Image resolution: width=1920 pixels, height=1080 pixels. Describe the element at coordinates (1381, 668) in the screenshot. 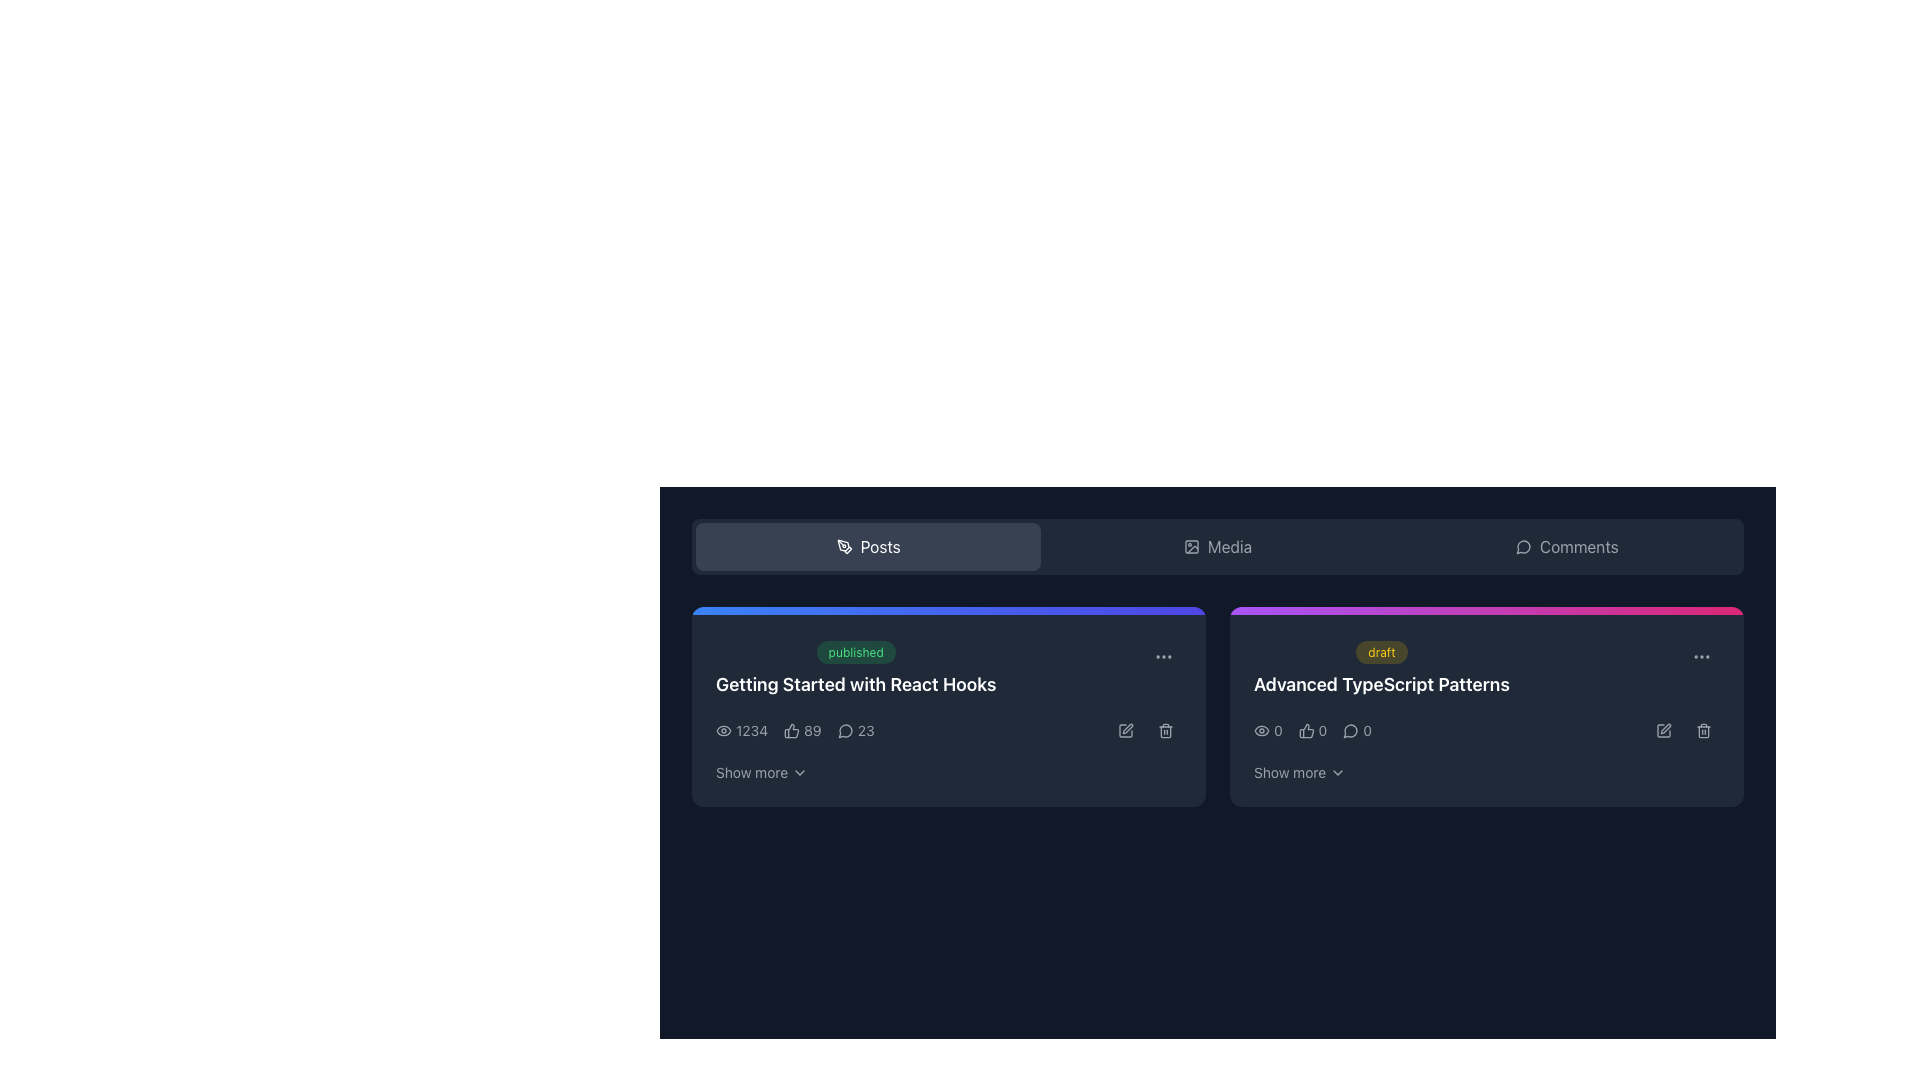

I see `the text block that displays 'draft' in a smaller size with a yellow background, positioned above the larger bold text 'Advanced TypeScript Patterns' in white font, located in the second column of the dashboard` at that location.